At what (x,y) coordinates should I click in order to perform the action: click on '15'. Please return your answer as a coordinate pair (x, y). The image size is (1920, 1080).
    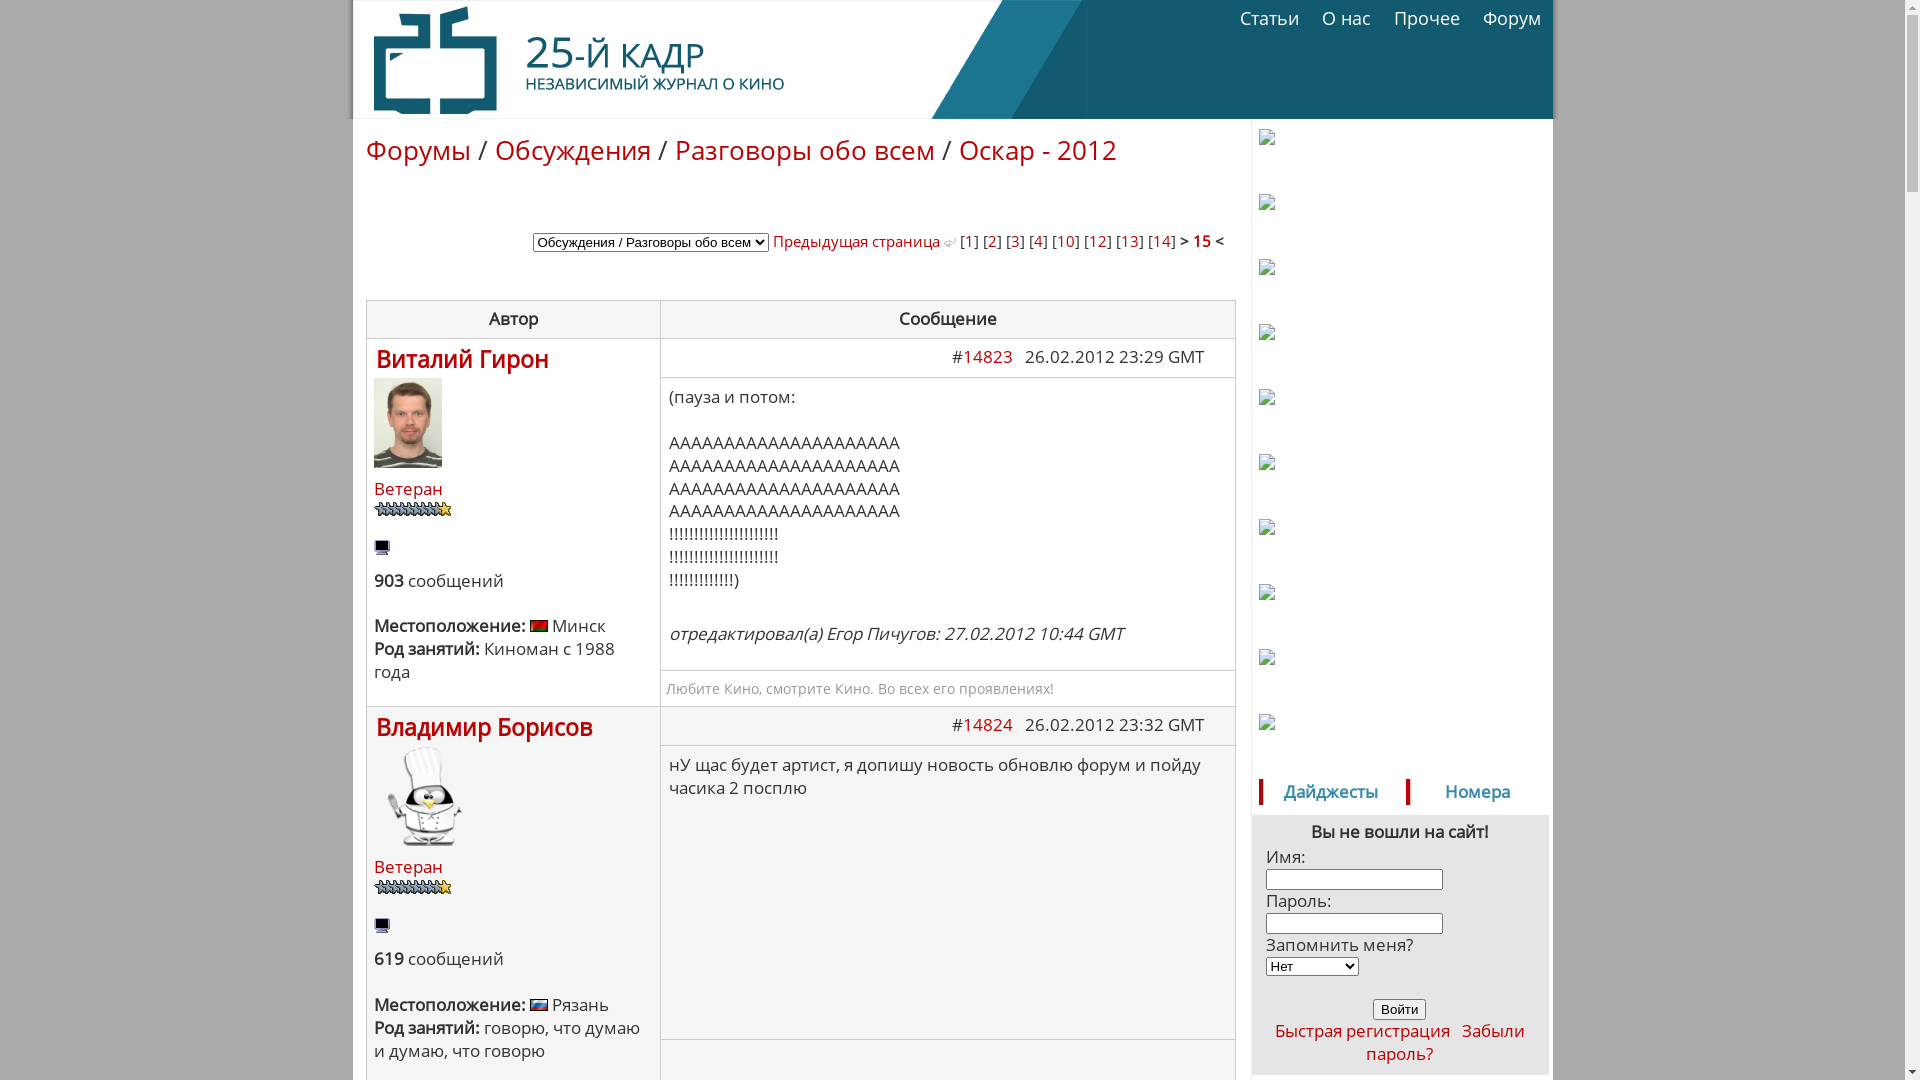
    Looking at the image, I should click on (1200, 239).